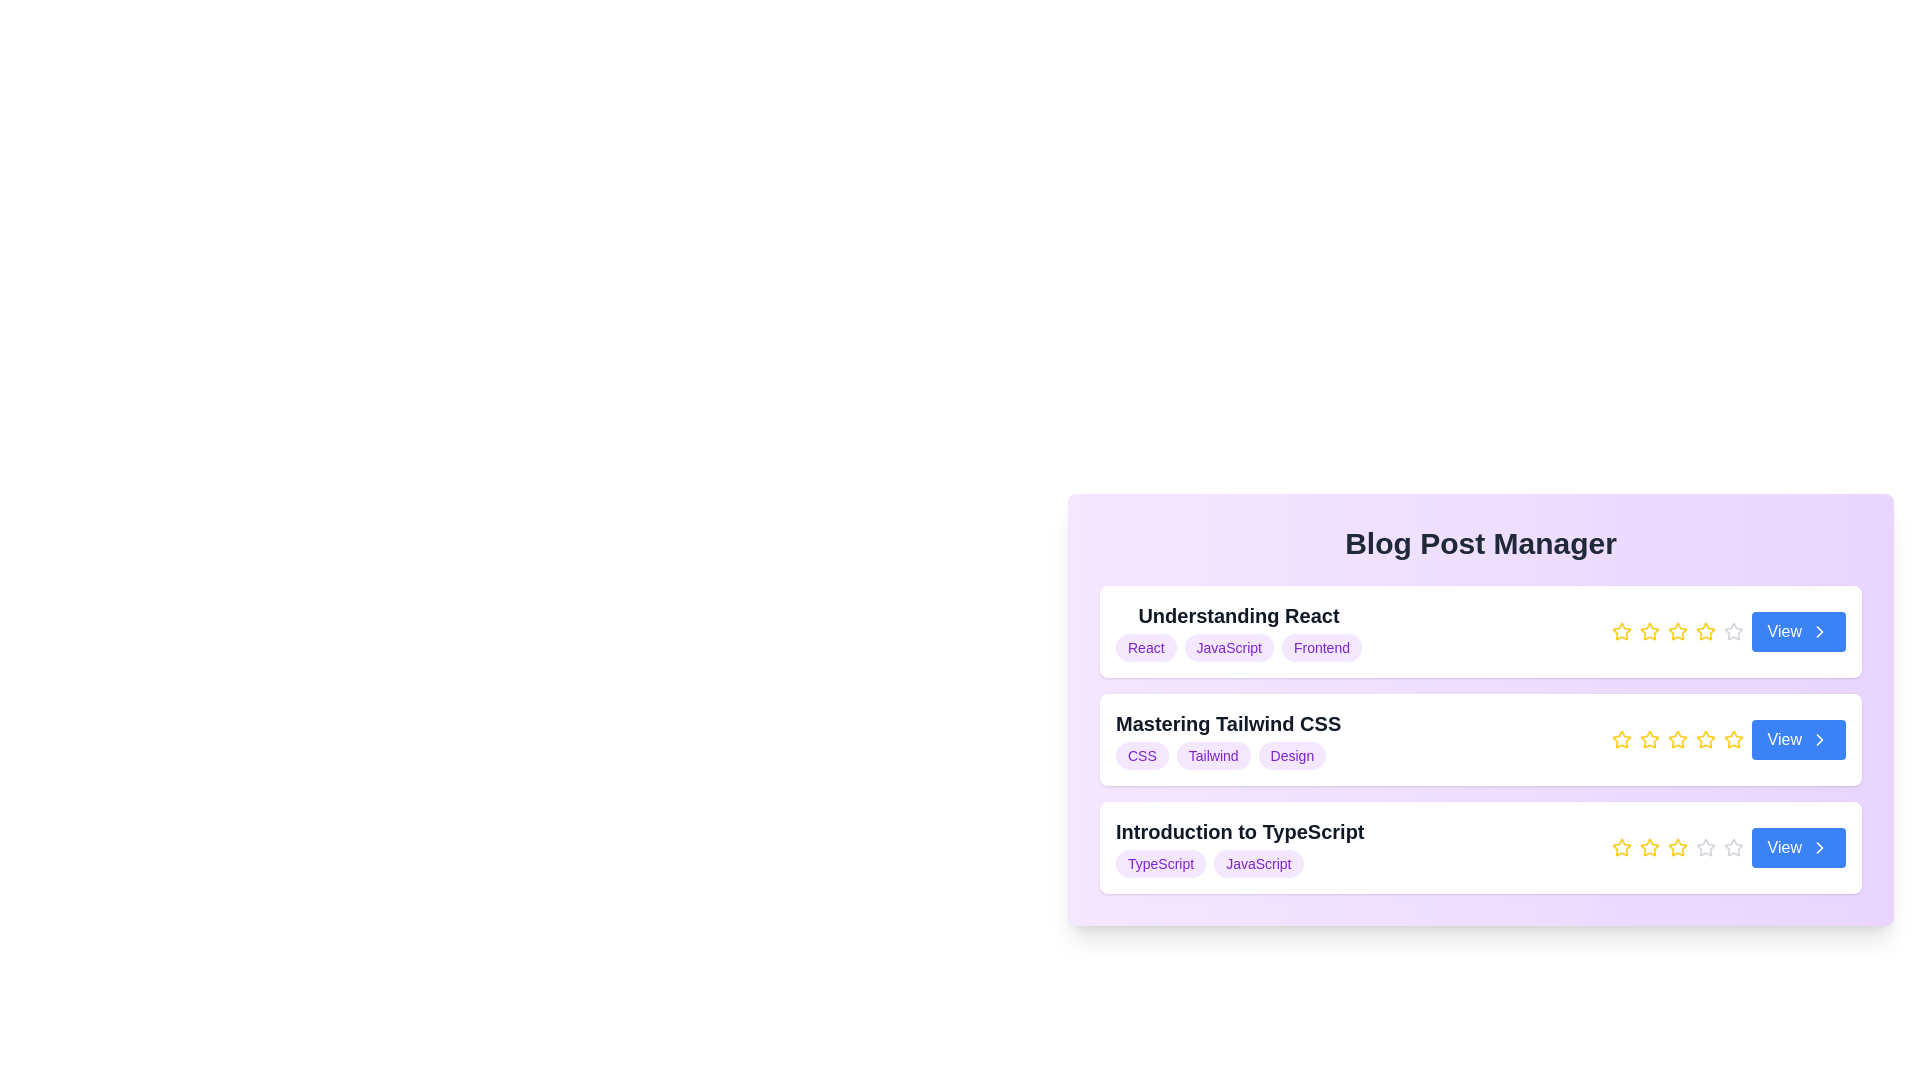  I want to click on the title text at the top of the first card in the grid layout, so click(1237, 615).